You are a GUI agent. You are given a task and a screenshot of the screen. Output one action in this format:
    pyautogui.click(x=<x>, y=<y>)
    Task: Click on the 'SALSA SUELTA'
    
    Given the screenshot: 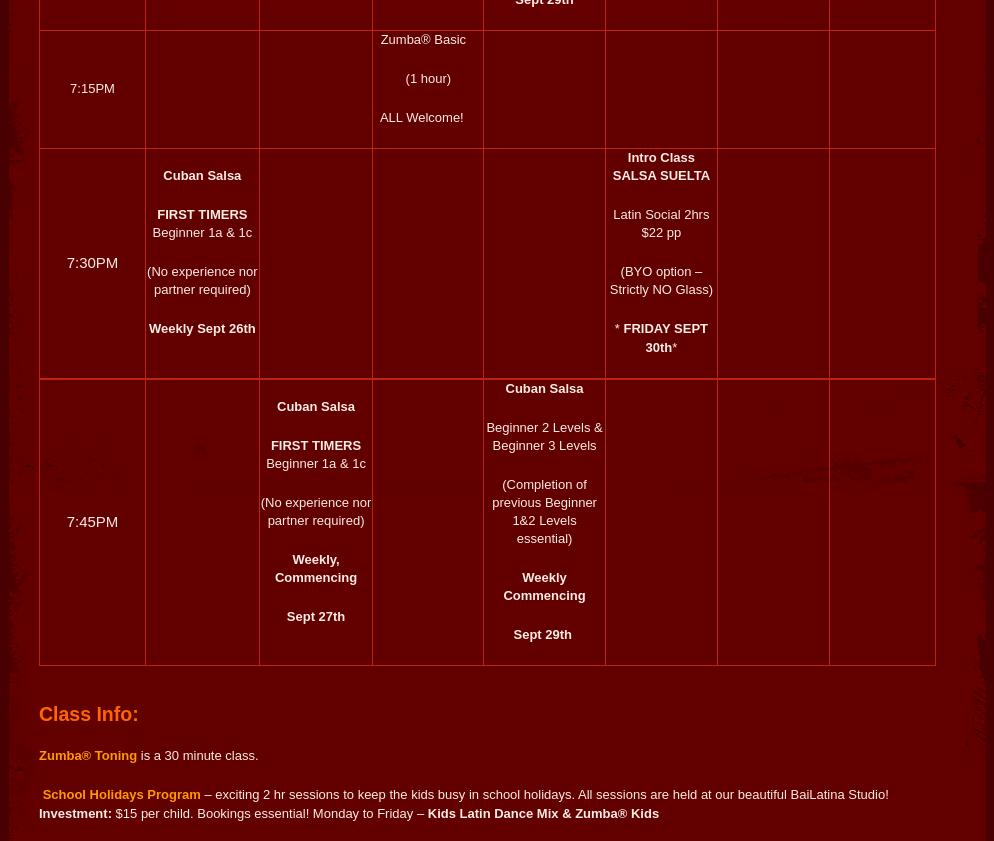 What is the action you would take?
    pyautogui.click(x=661, y=174)
    